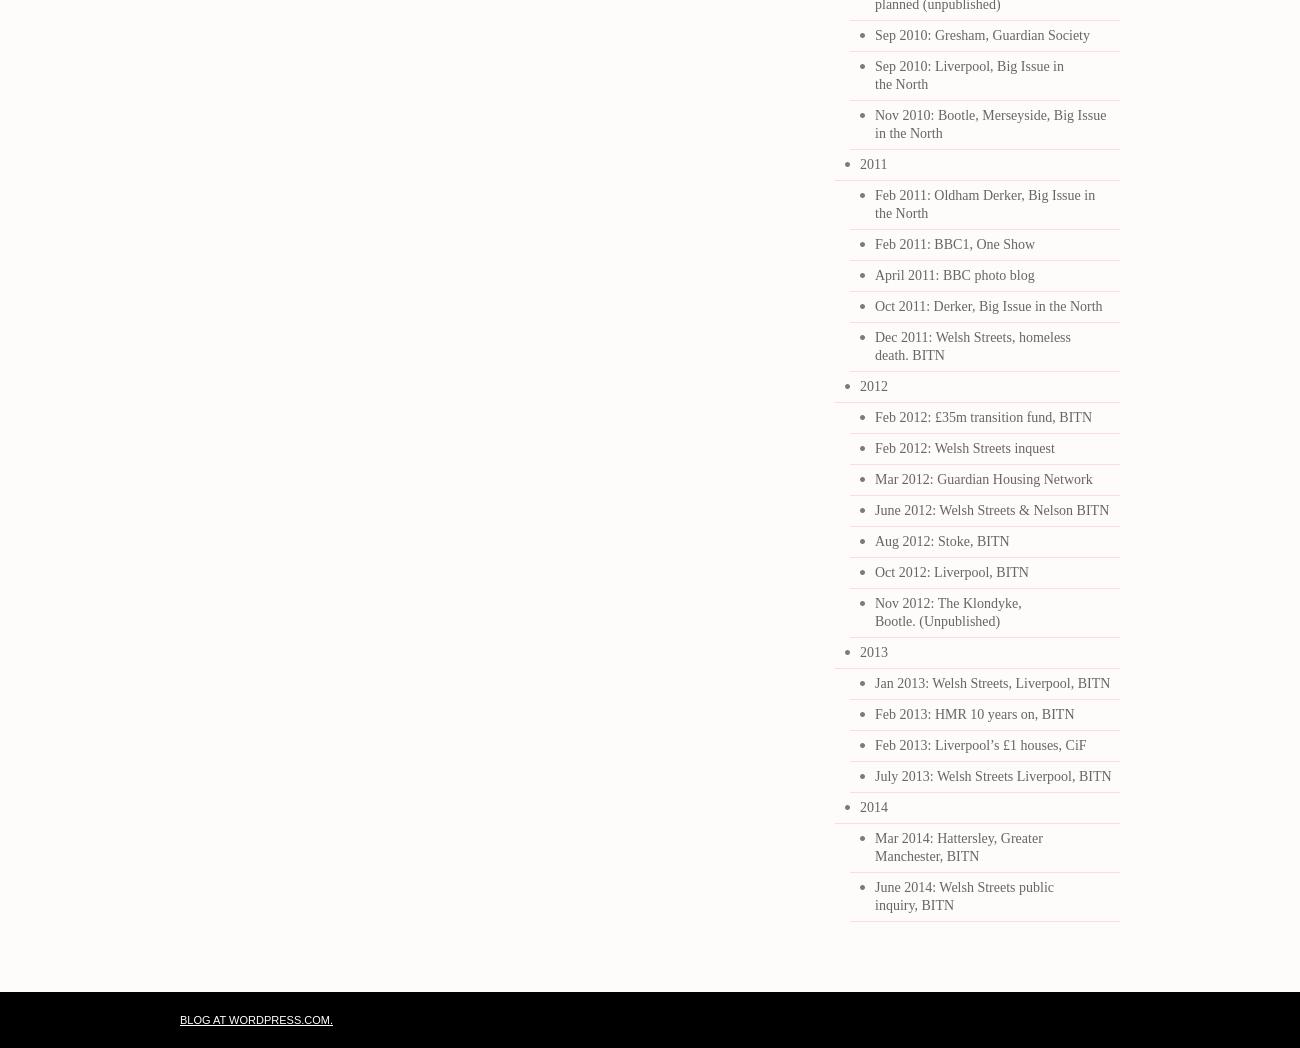  What do you see at coordinates (969, 75) in the screenshot?
I see `'Sep 2010: Liverpool, Big Issue in the North'` at bounding box center [969, 75].